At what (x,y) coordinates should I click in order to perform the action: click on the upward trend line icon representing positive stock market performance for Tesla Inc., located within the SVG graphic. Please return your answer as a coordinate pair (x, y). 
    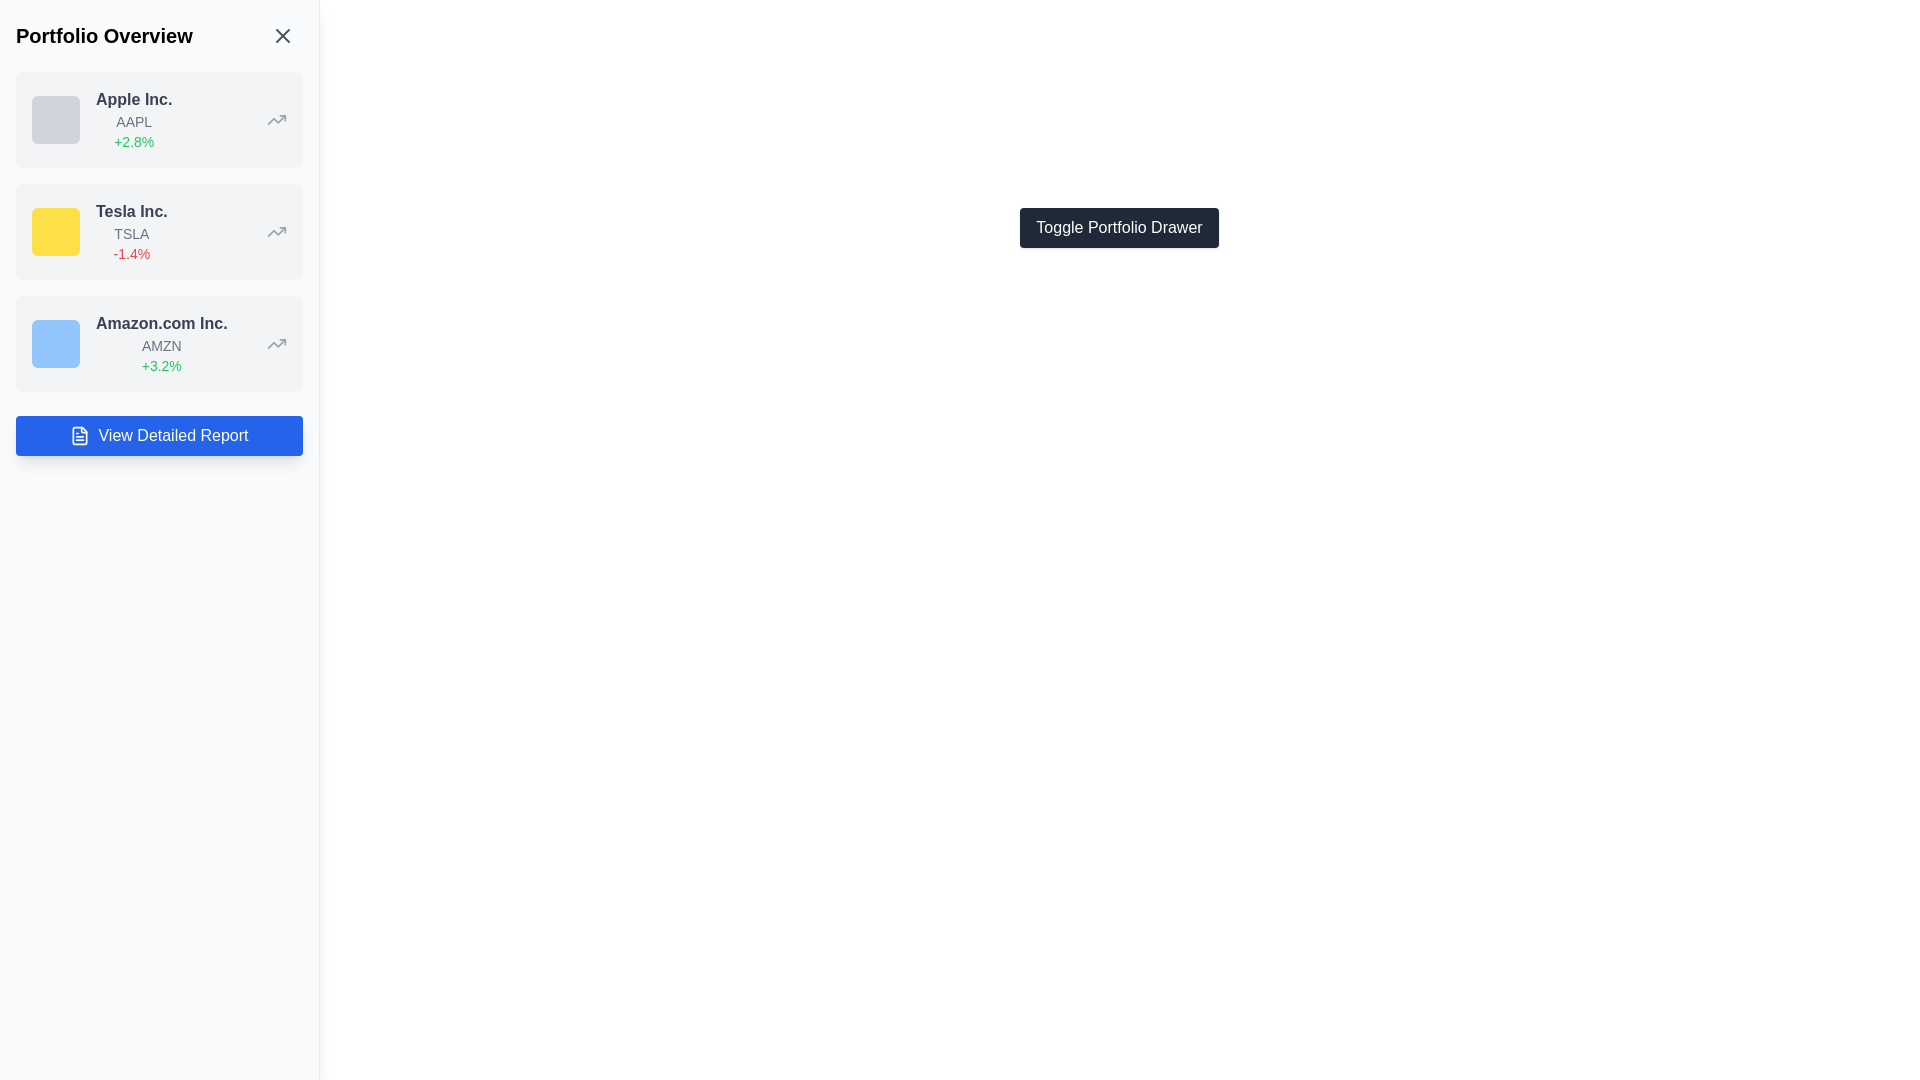
    Looking at the image, I should click on (276, 230).